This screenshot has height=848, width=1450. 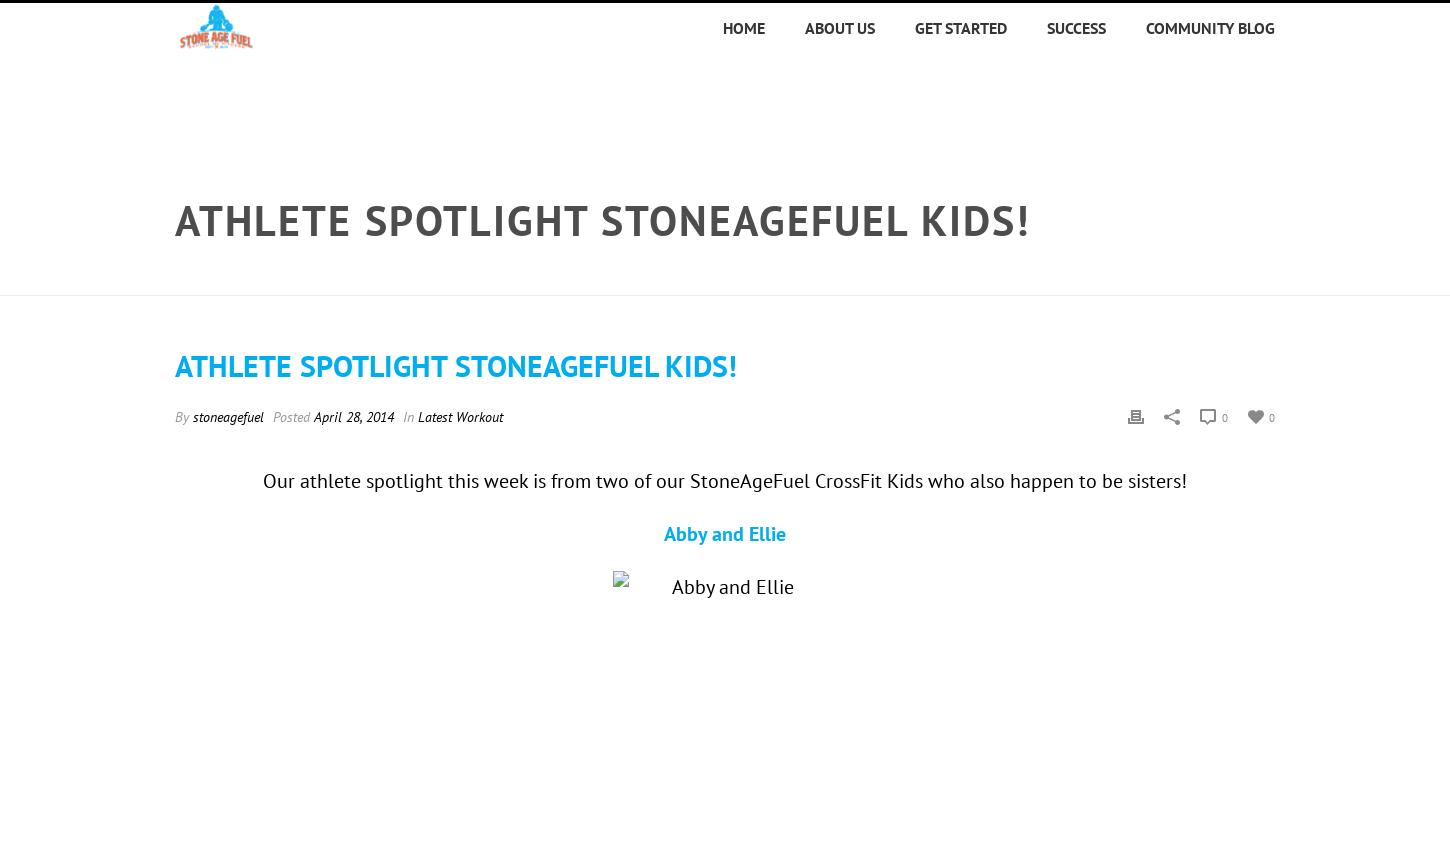 What do you see at coordinates (314, 416) in the screenshot?
I see `'April 28, 2014'` at bounding box center [314, 416].